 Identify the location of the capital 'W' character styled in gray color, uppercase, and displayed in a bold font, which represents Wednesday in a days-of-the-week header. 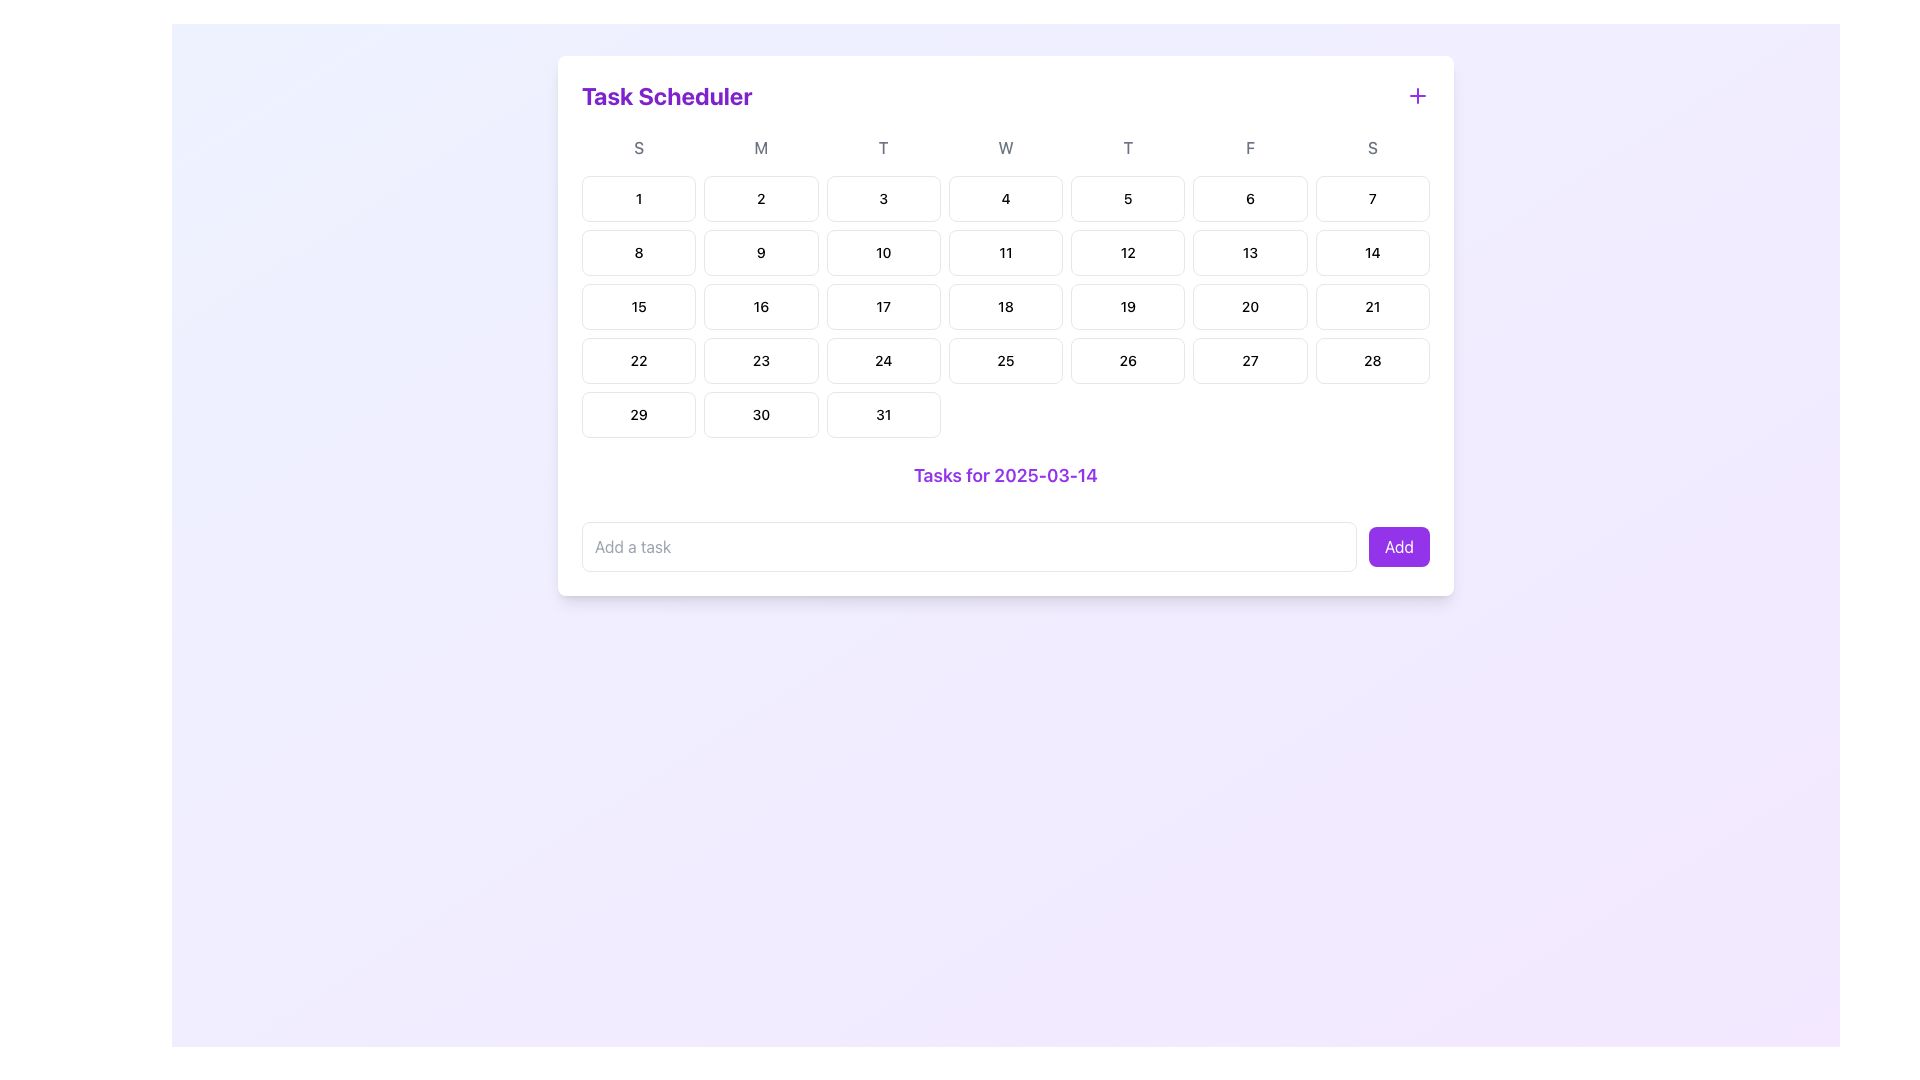
(1006, 146).